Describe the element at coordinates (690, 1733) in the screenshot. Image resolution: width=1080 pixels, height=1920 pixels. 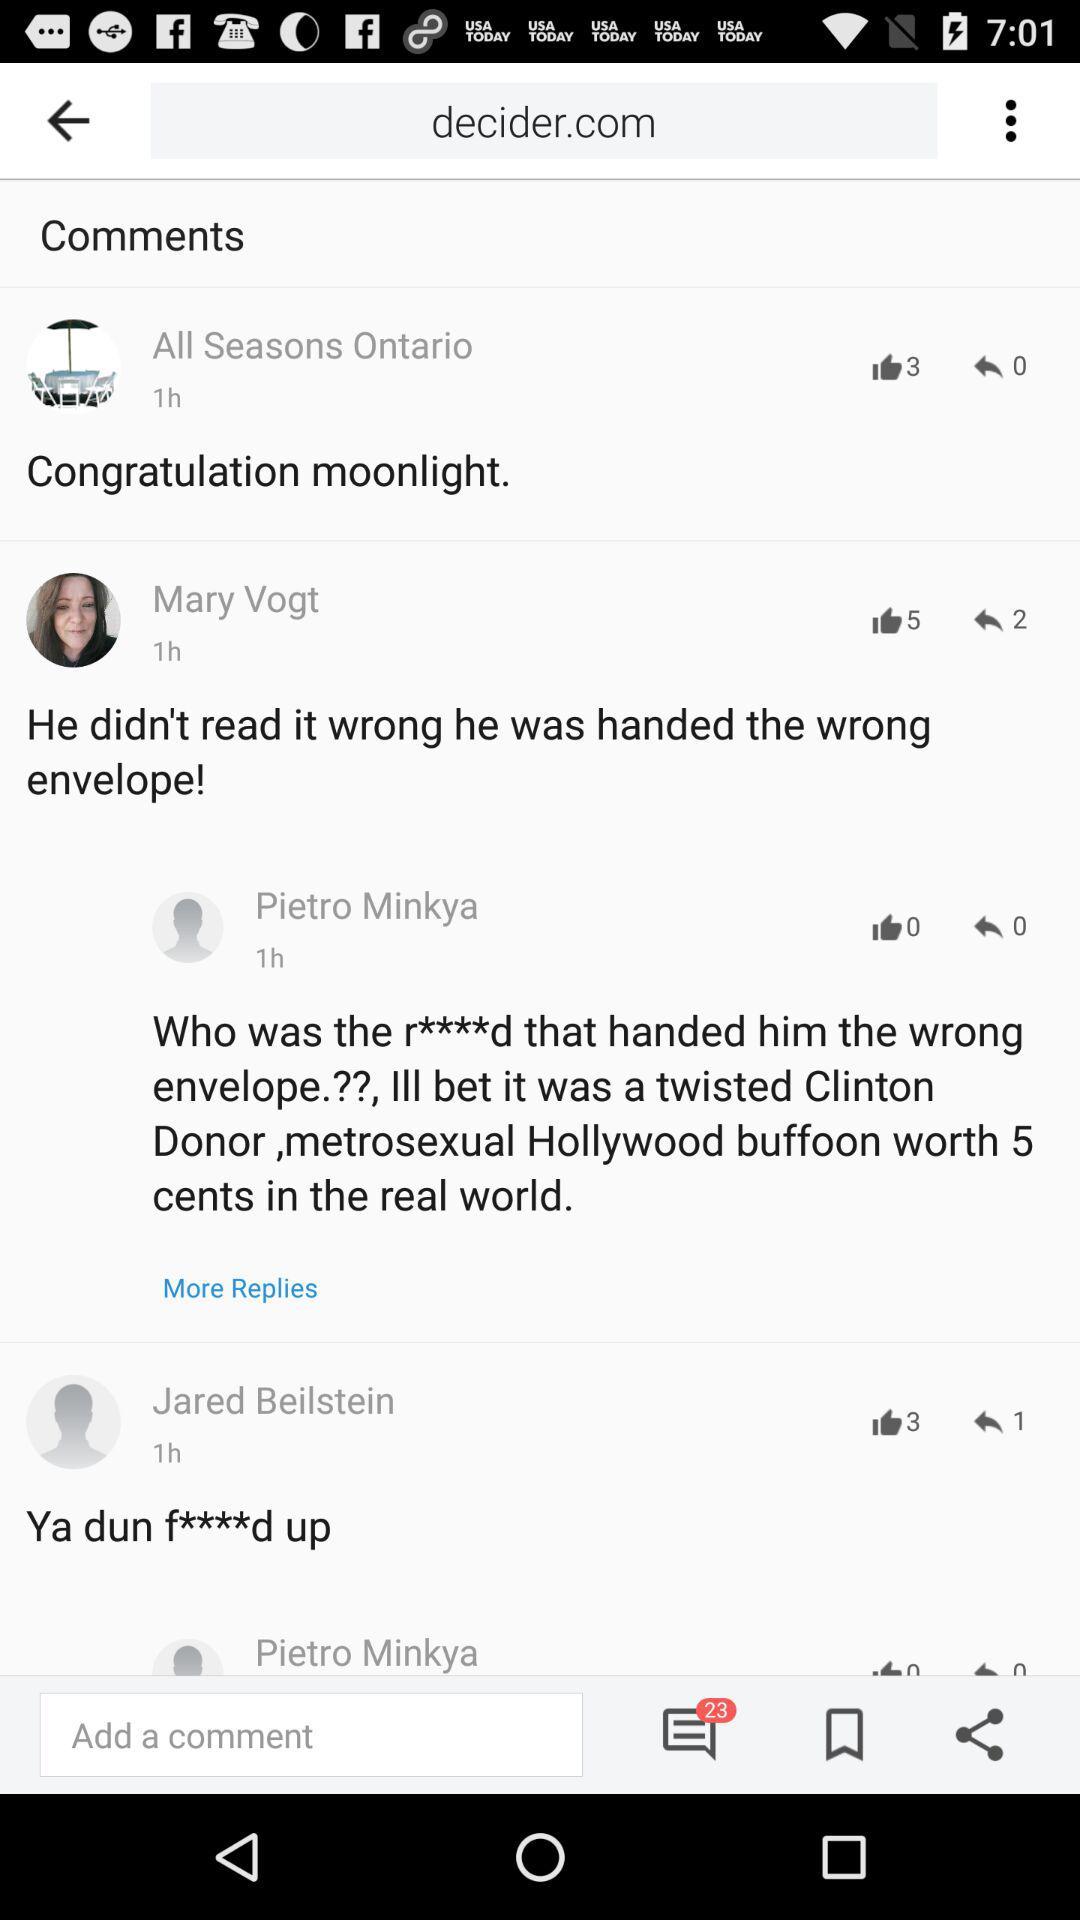
I see `the icon next to the add a comment icon` at that location.